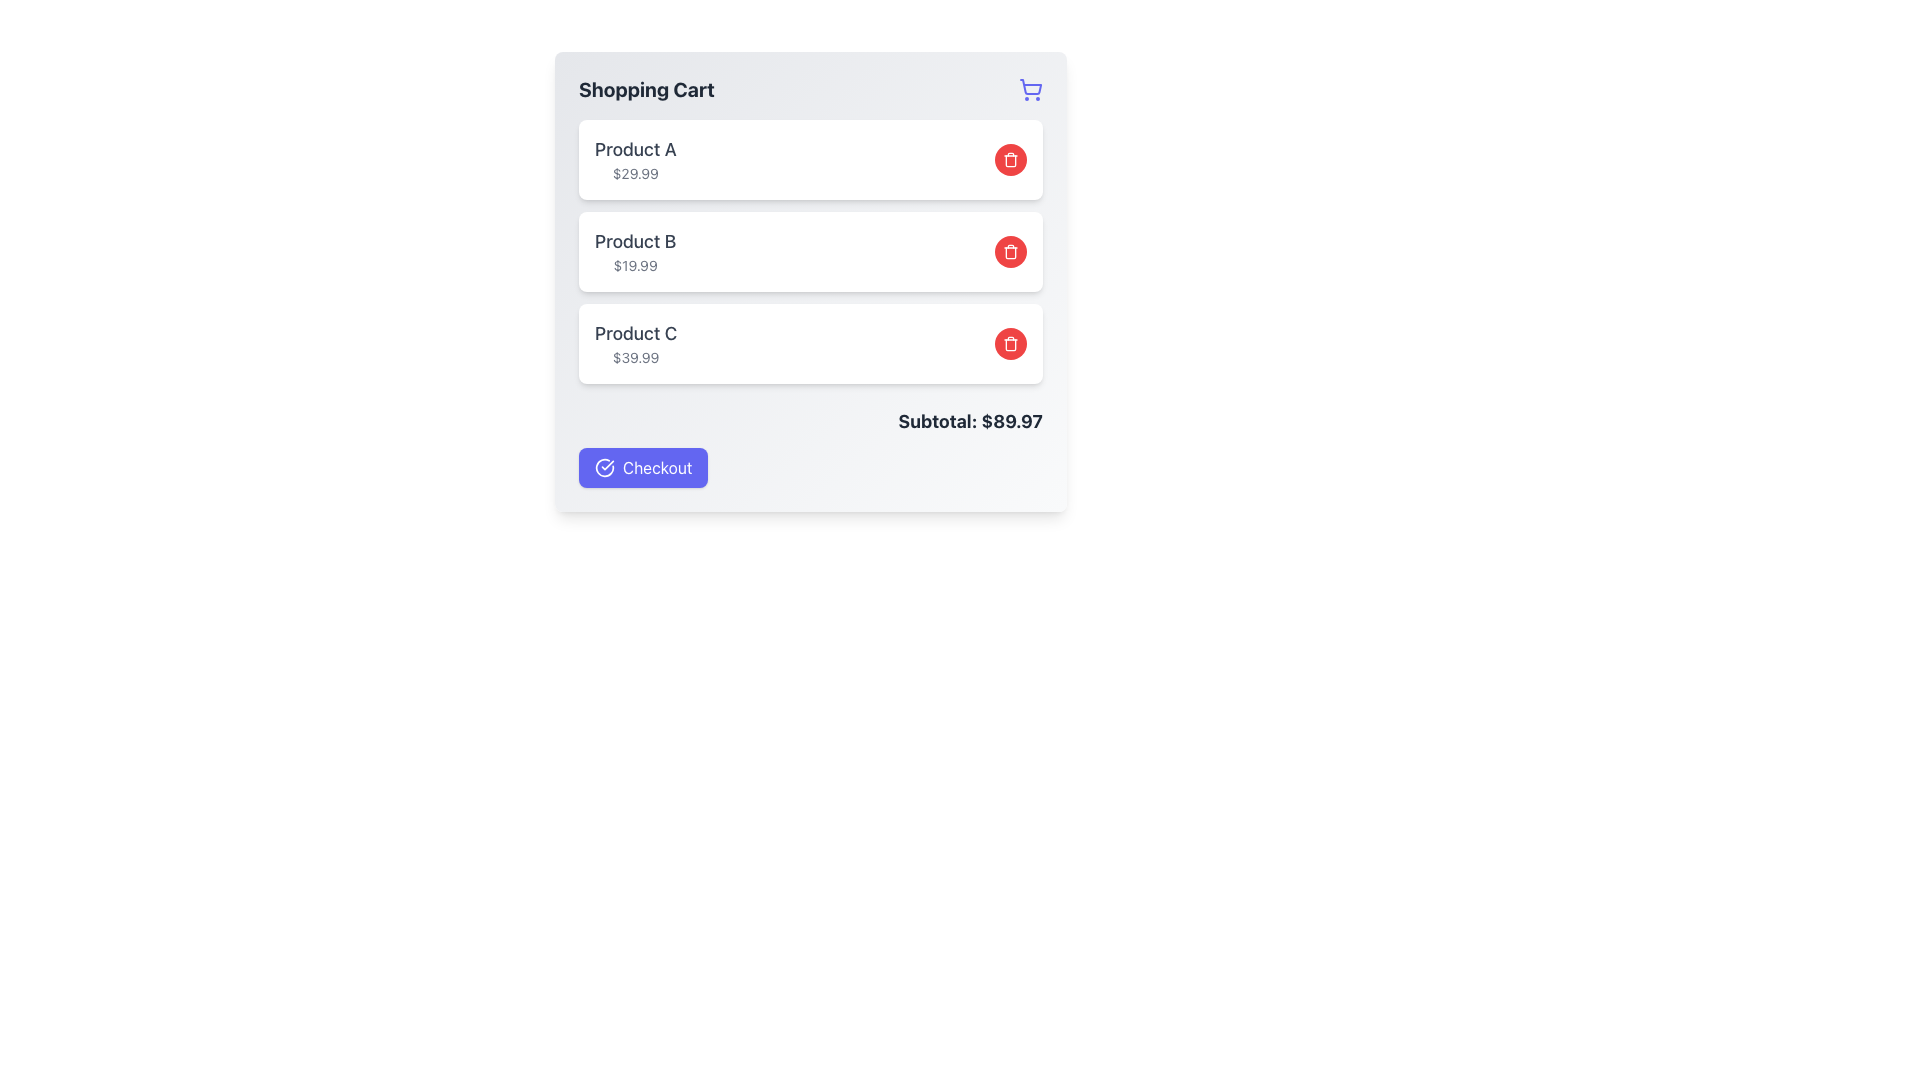  What do you see at coordinates (1011, 250) in the screenshot?
I see `the circular red button with a white trash can icon located on the right end of the product listing for 'Product B' priced at '$19.99'` at bounding box center [1011, 250].